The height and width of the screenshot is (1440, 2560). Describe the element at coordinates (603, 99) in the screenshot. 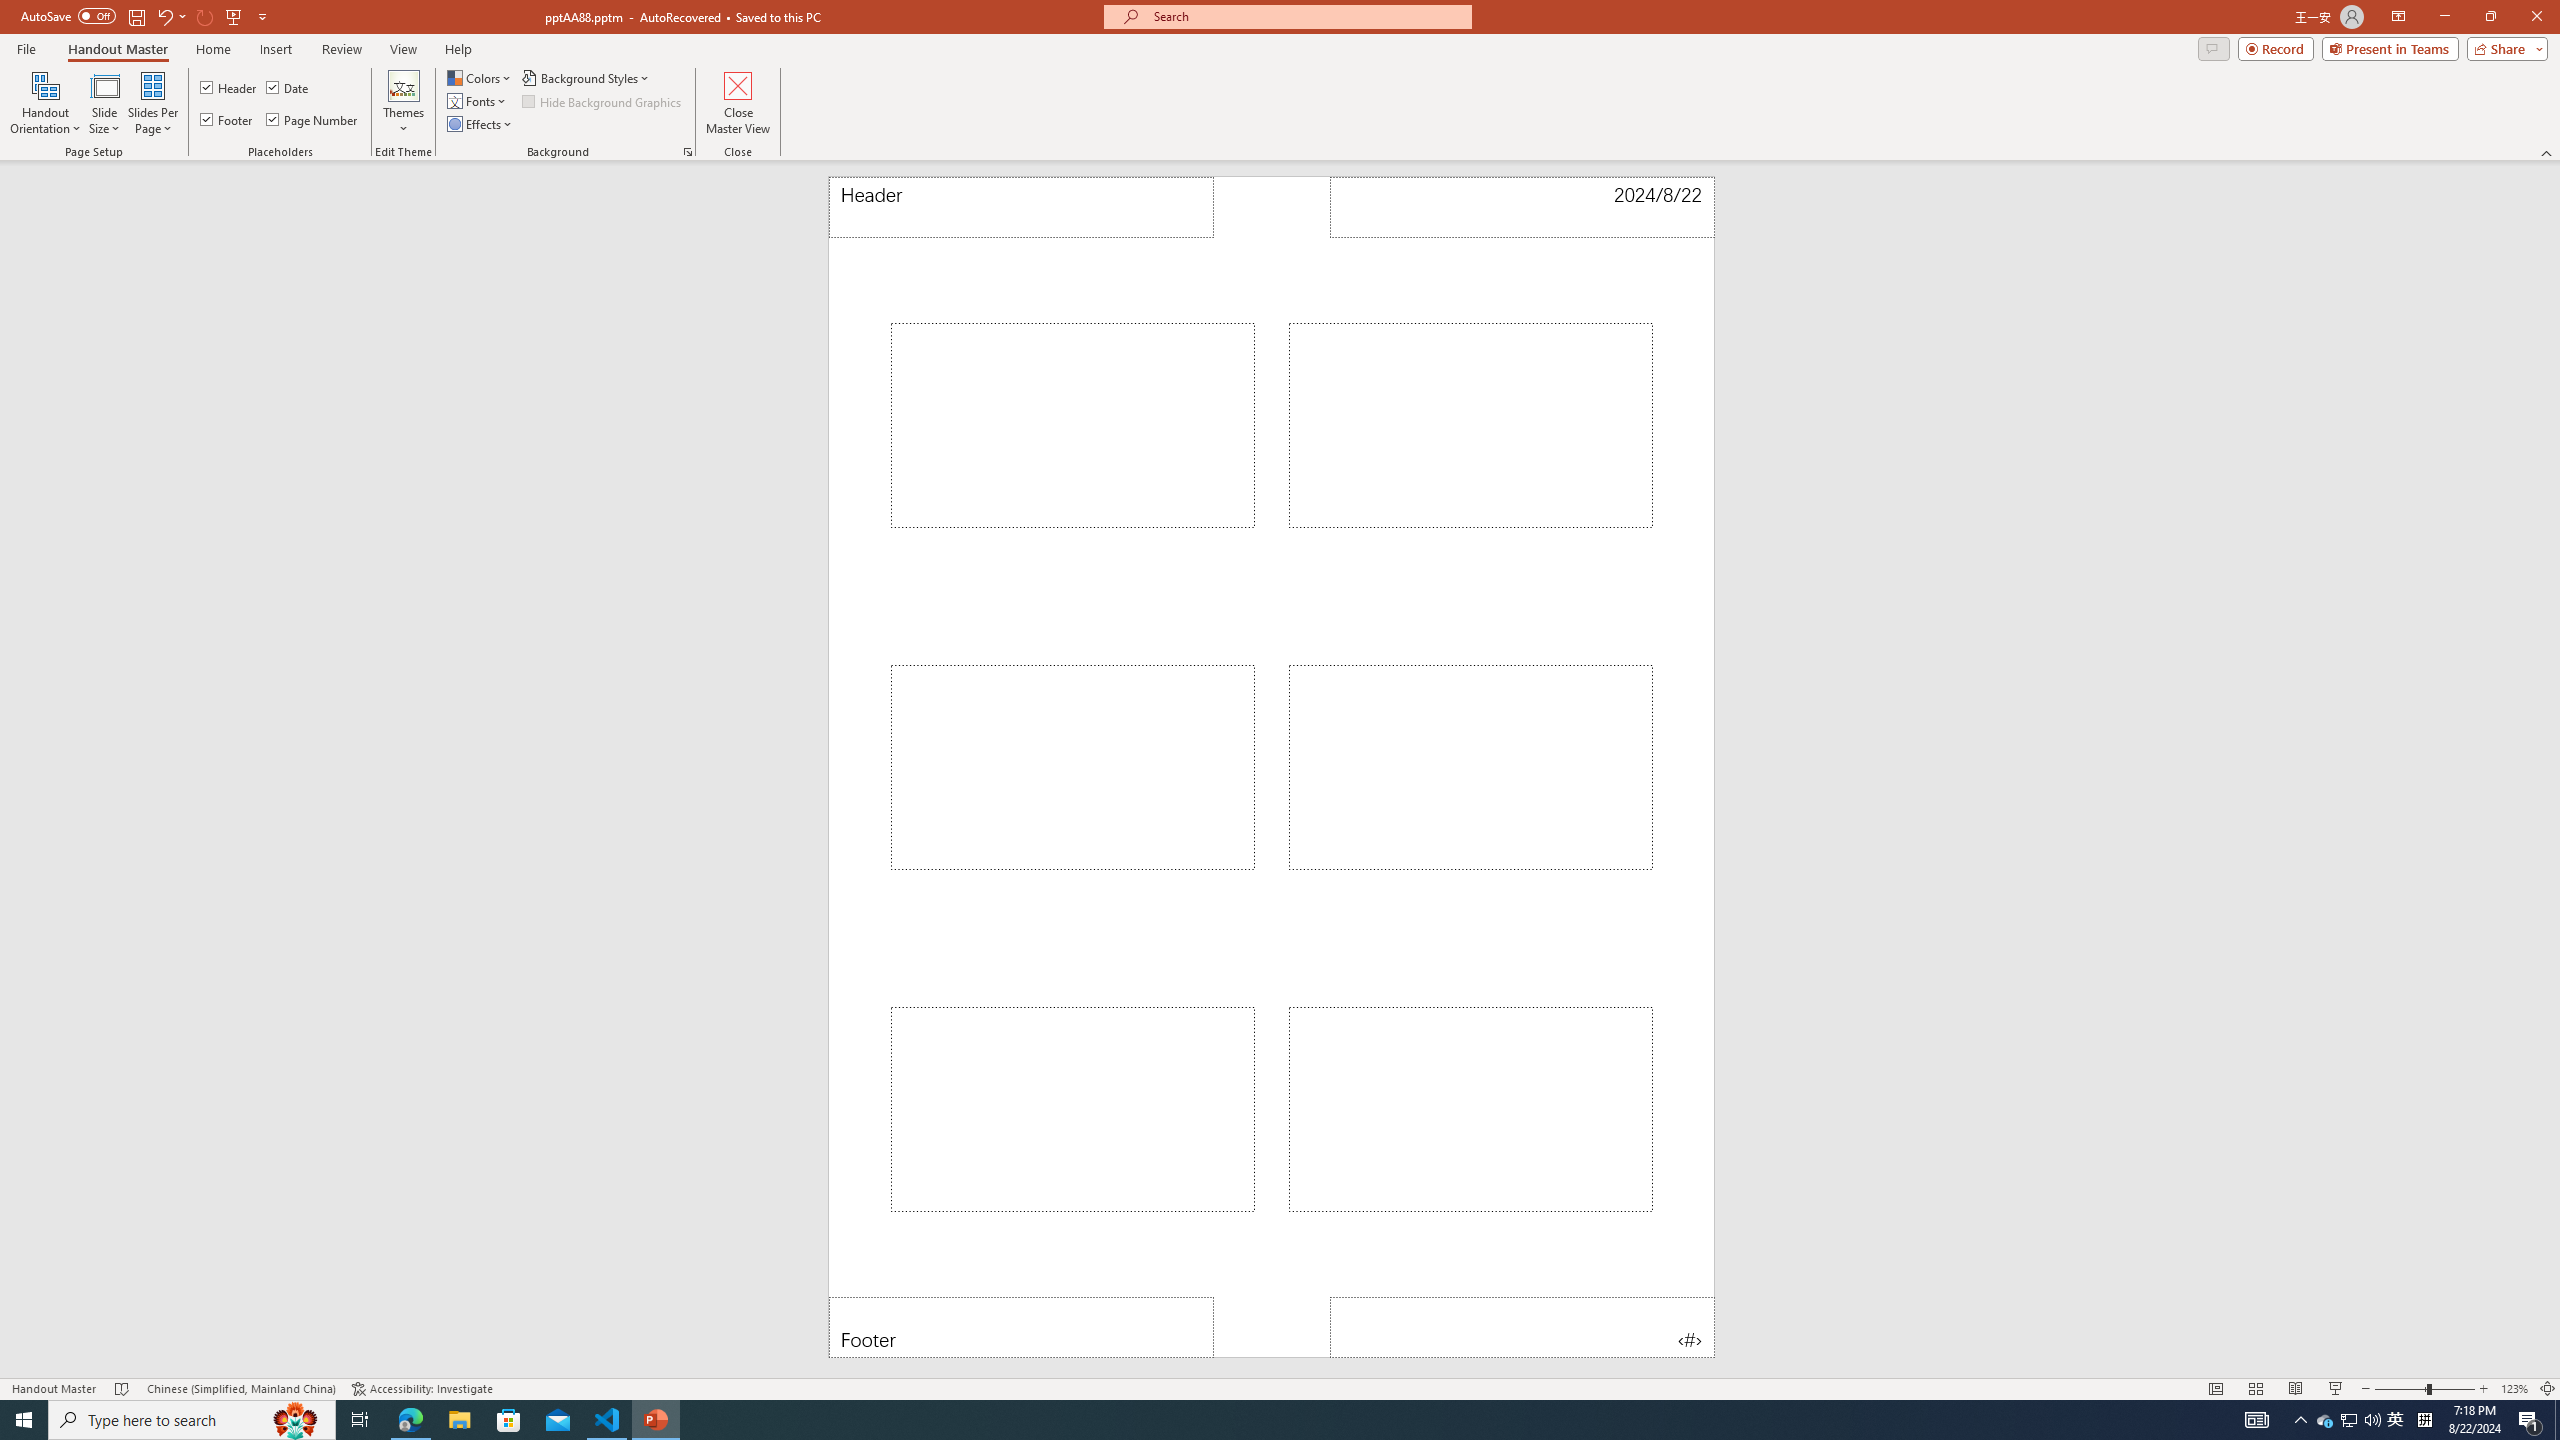

I see `'Hide Background Graphics'` at that location.